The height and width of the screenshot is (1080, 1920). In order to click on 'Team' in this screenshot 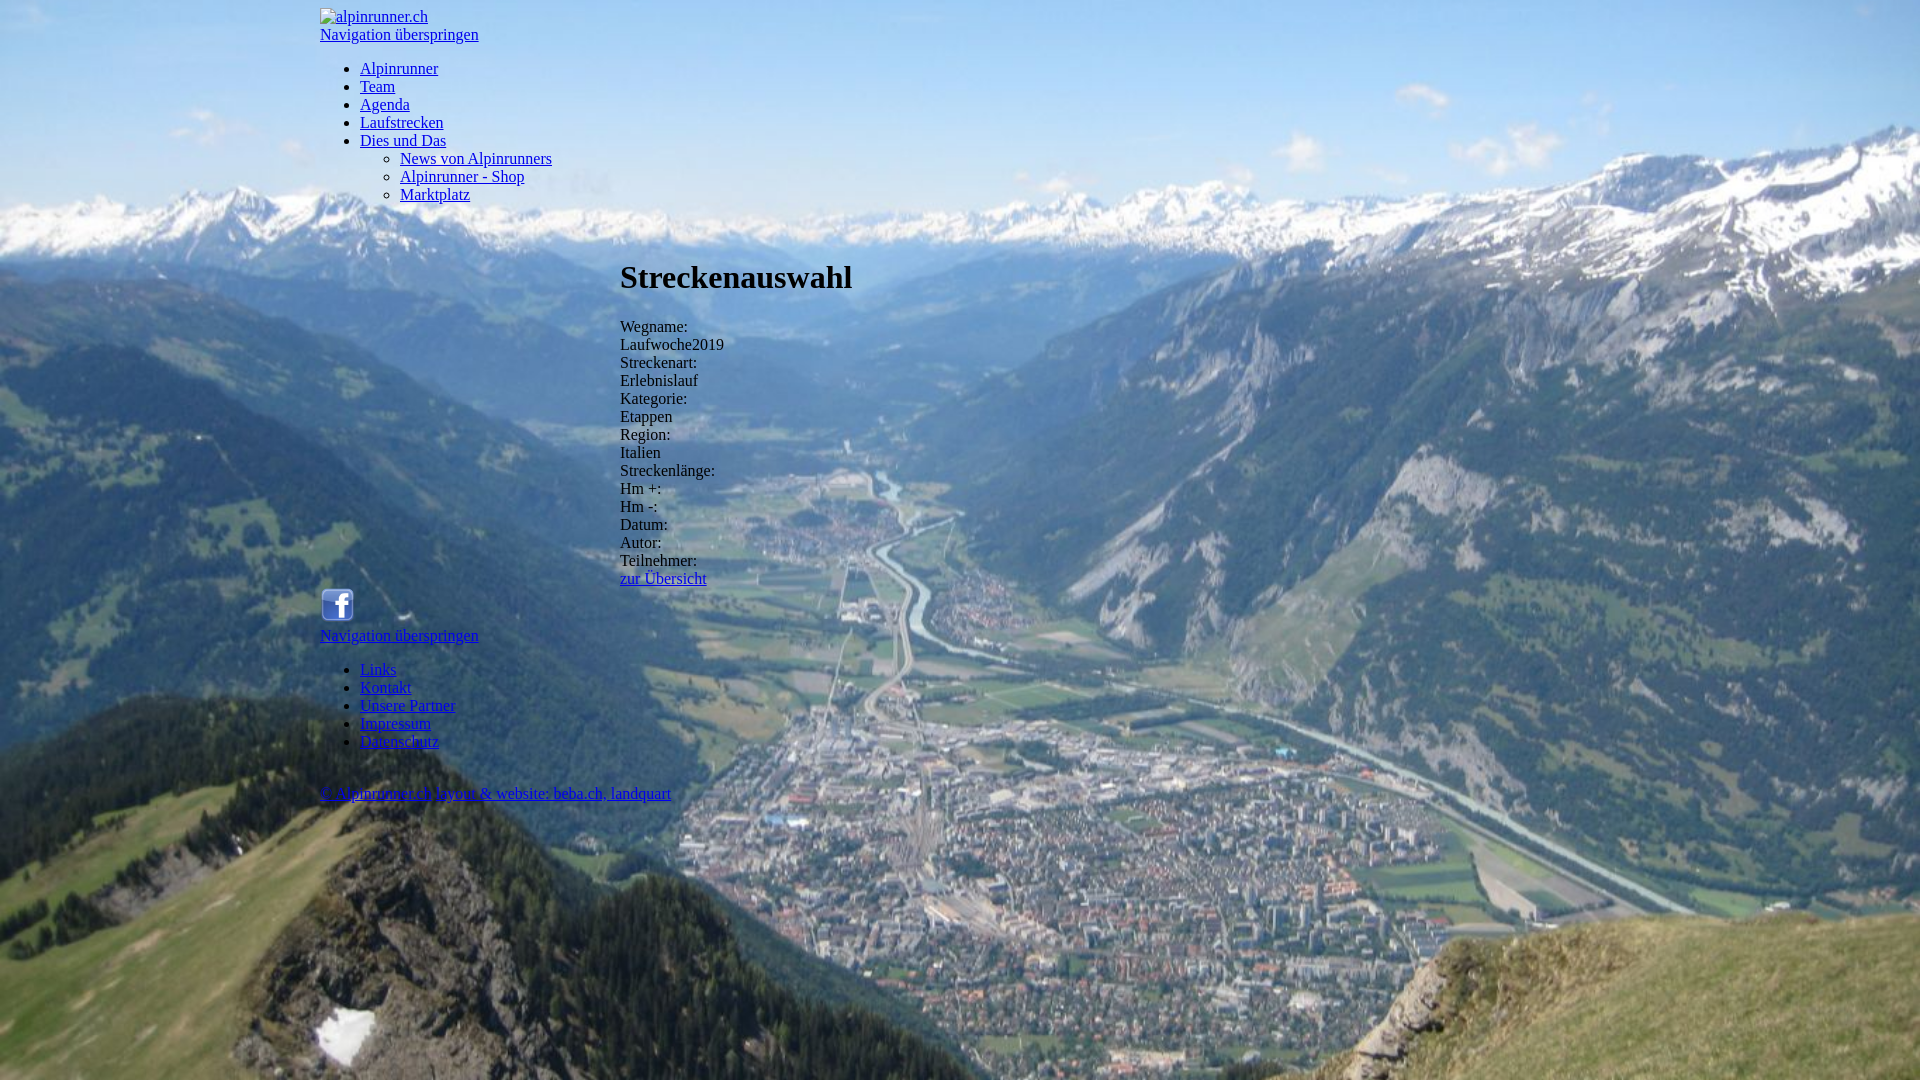, I will do `click(377, 85)`.